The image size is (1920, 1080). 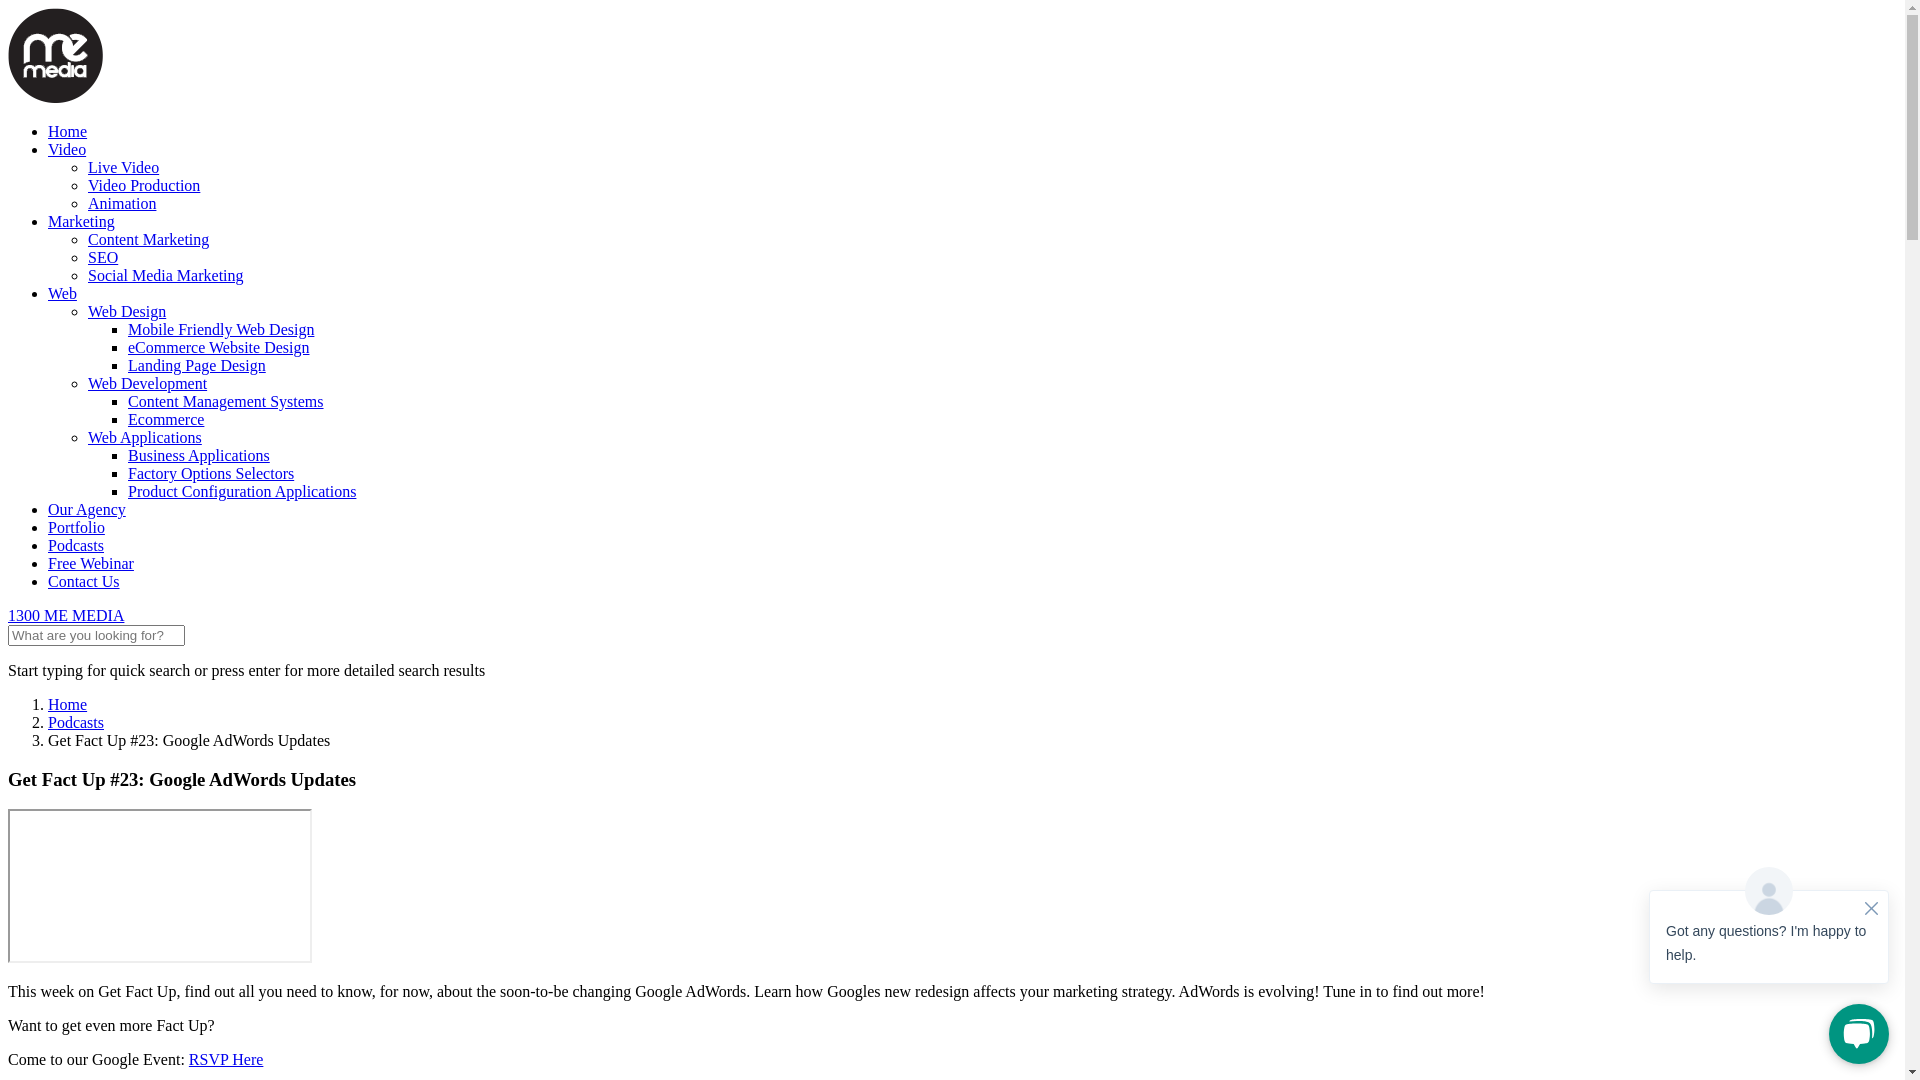 What do you see at coordinates (198, 455) in the screenshot?
I see `'Business Applications'` at bounding box center [198, 455].